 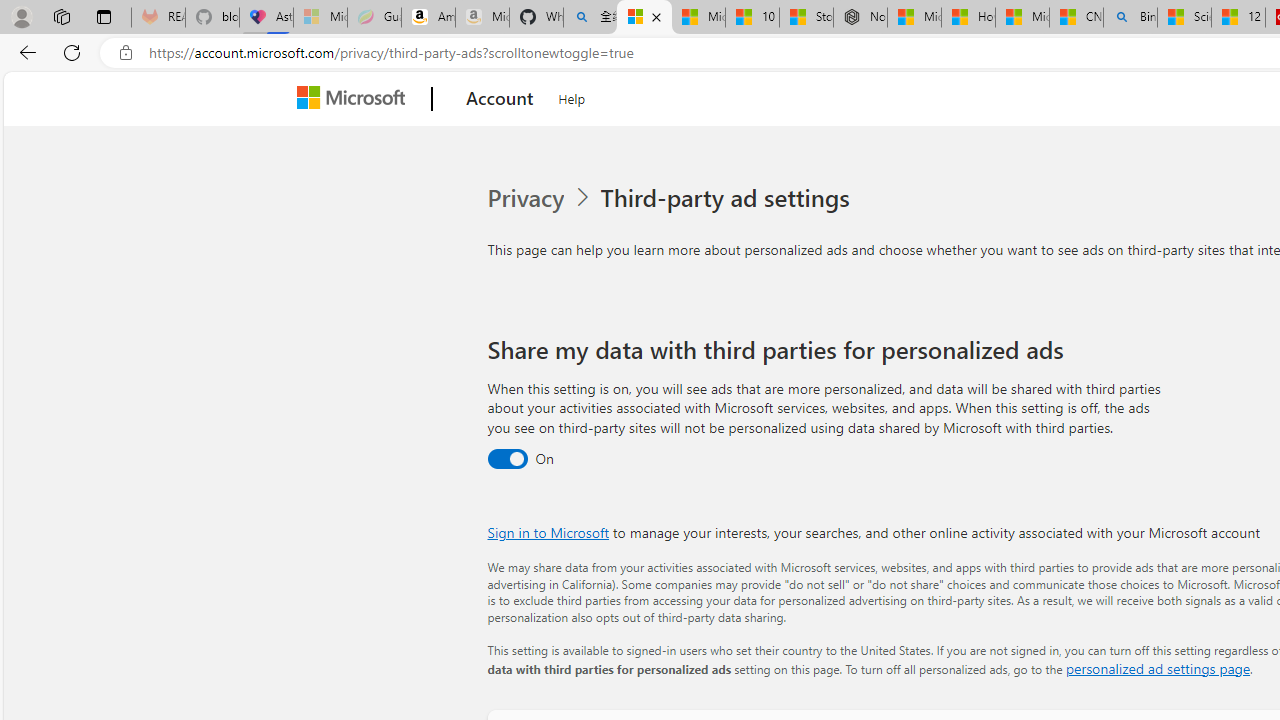 I want to click on 'Bing', so click(x=1130, y=17).